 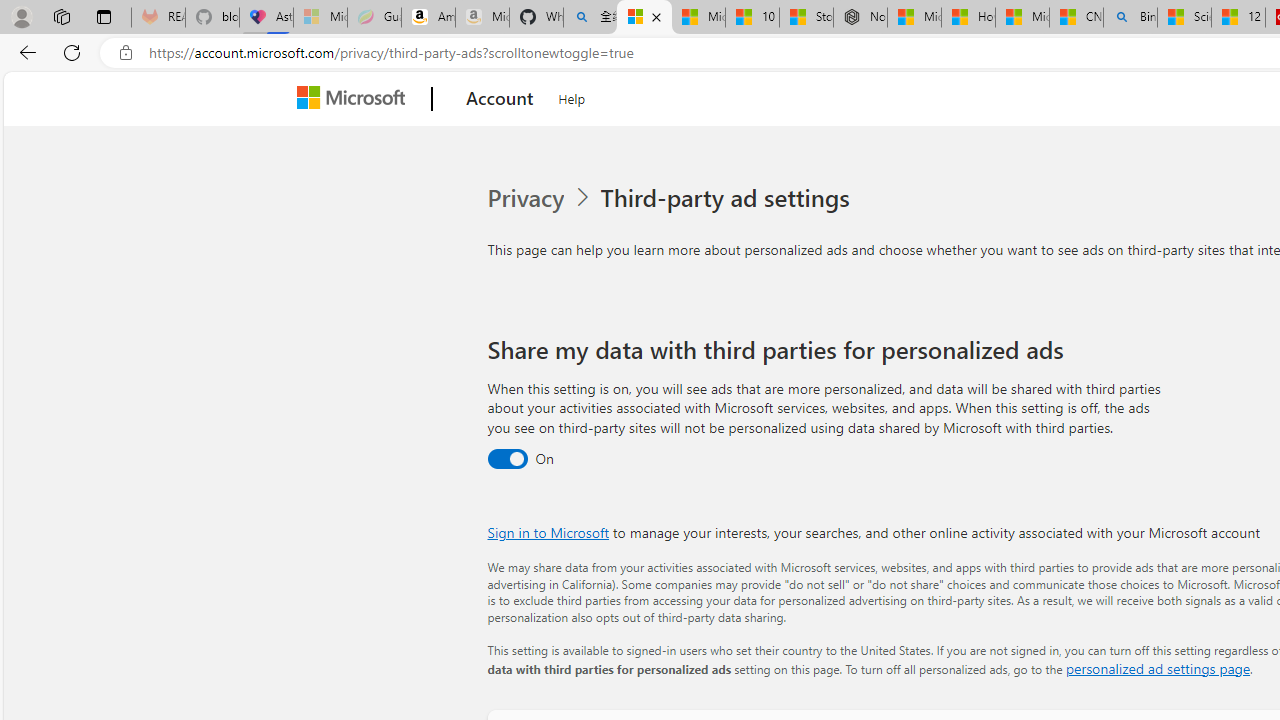 I want to click on 'Bing', so click(x=1130, y=17).